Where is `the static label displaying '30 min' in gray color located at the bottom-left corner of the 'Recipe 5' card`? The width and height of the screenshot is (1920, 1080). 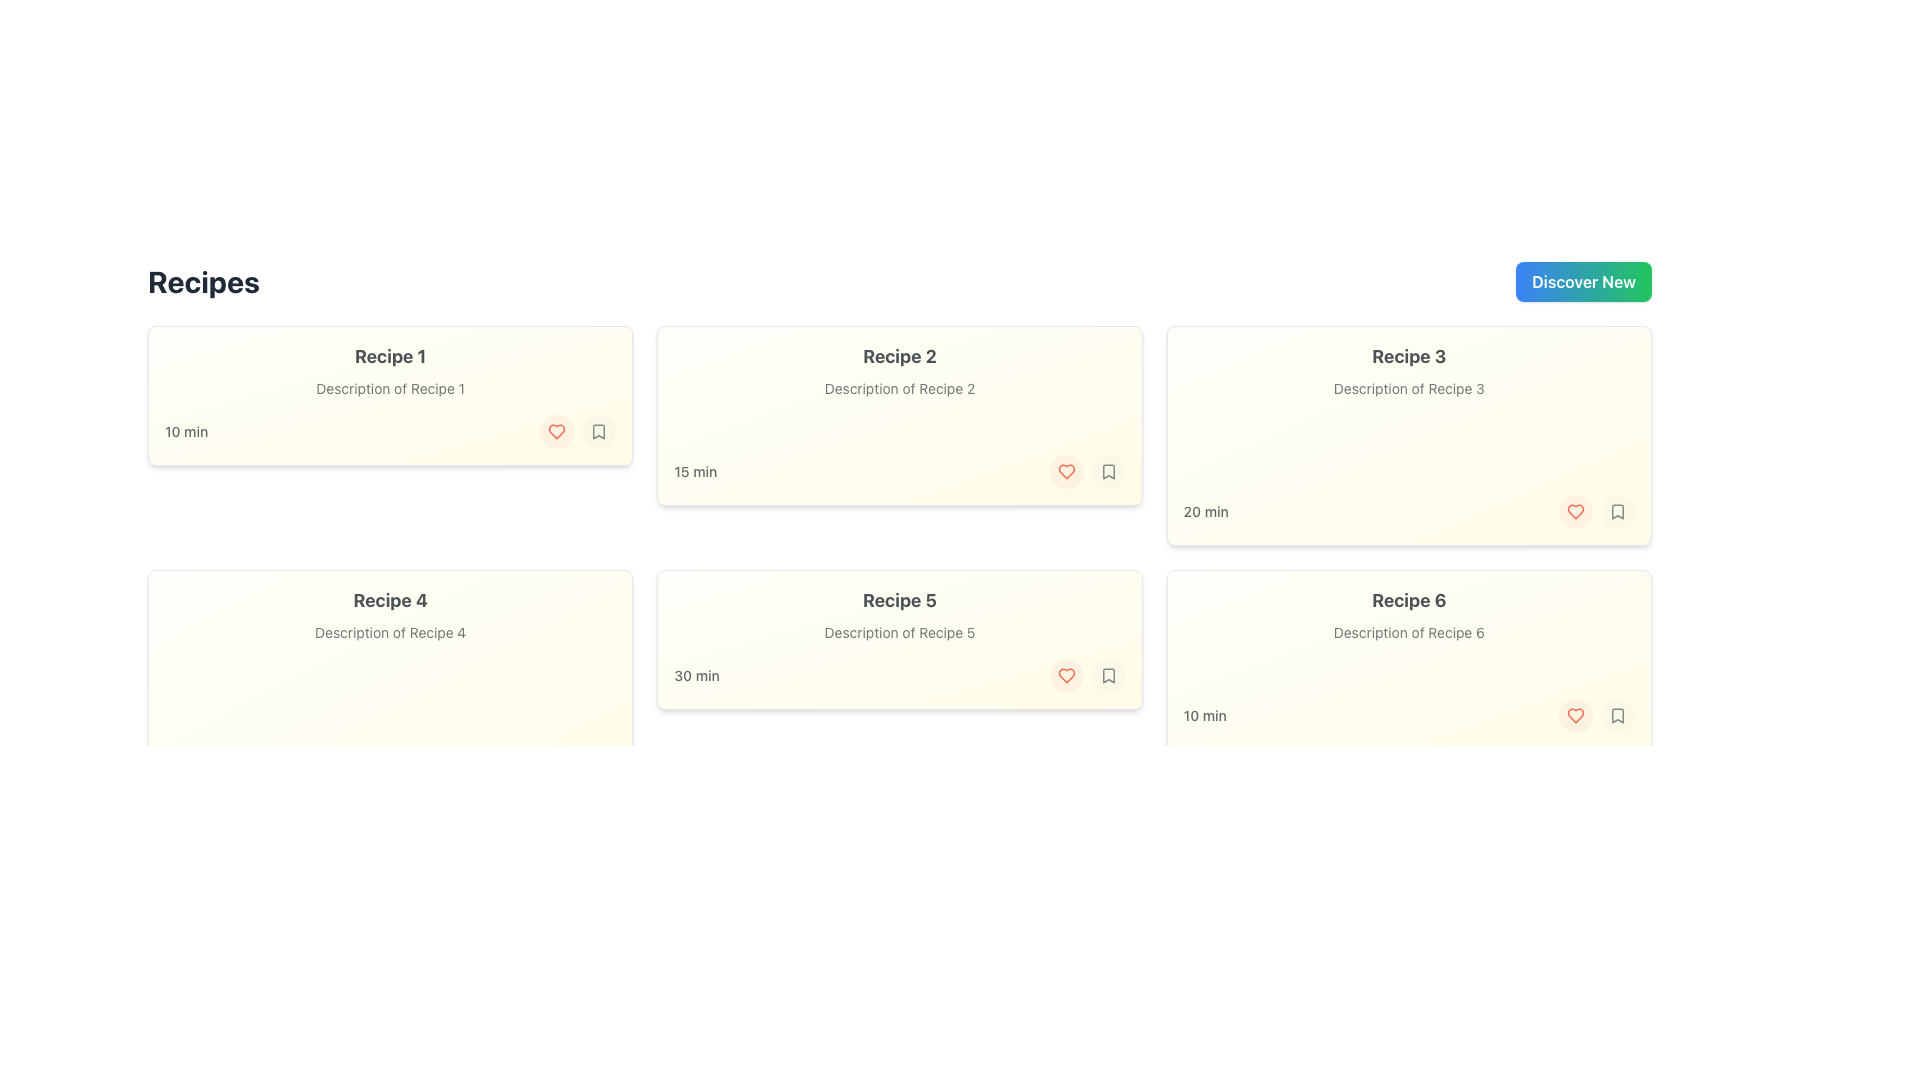 the static label displaying '30 min' in gray color located at the bottom-left corner of the 'Recipe 5' card is located at coordinates (696, 675).